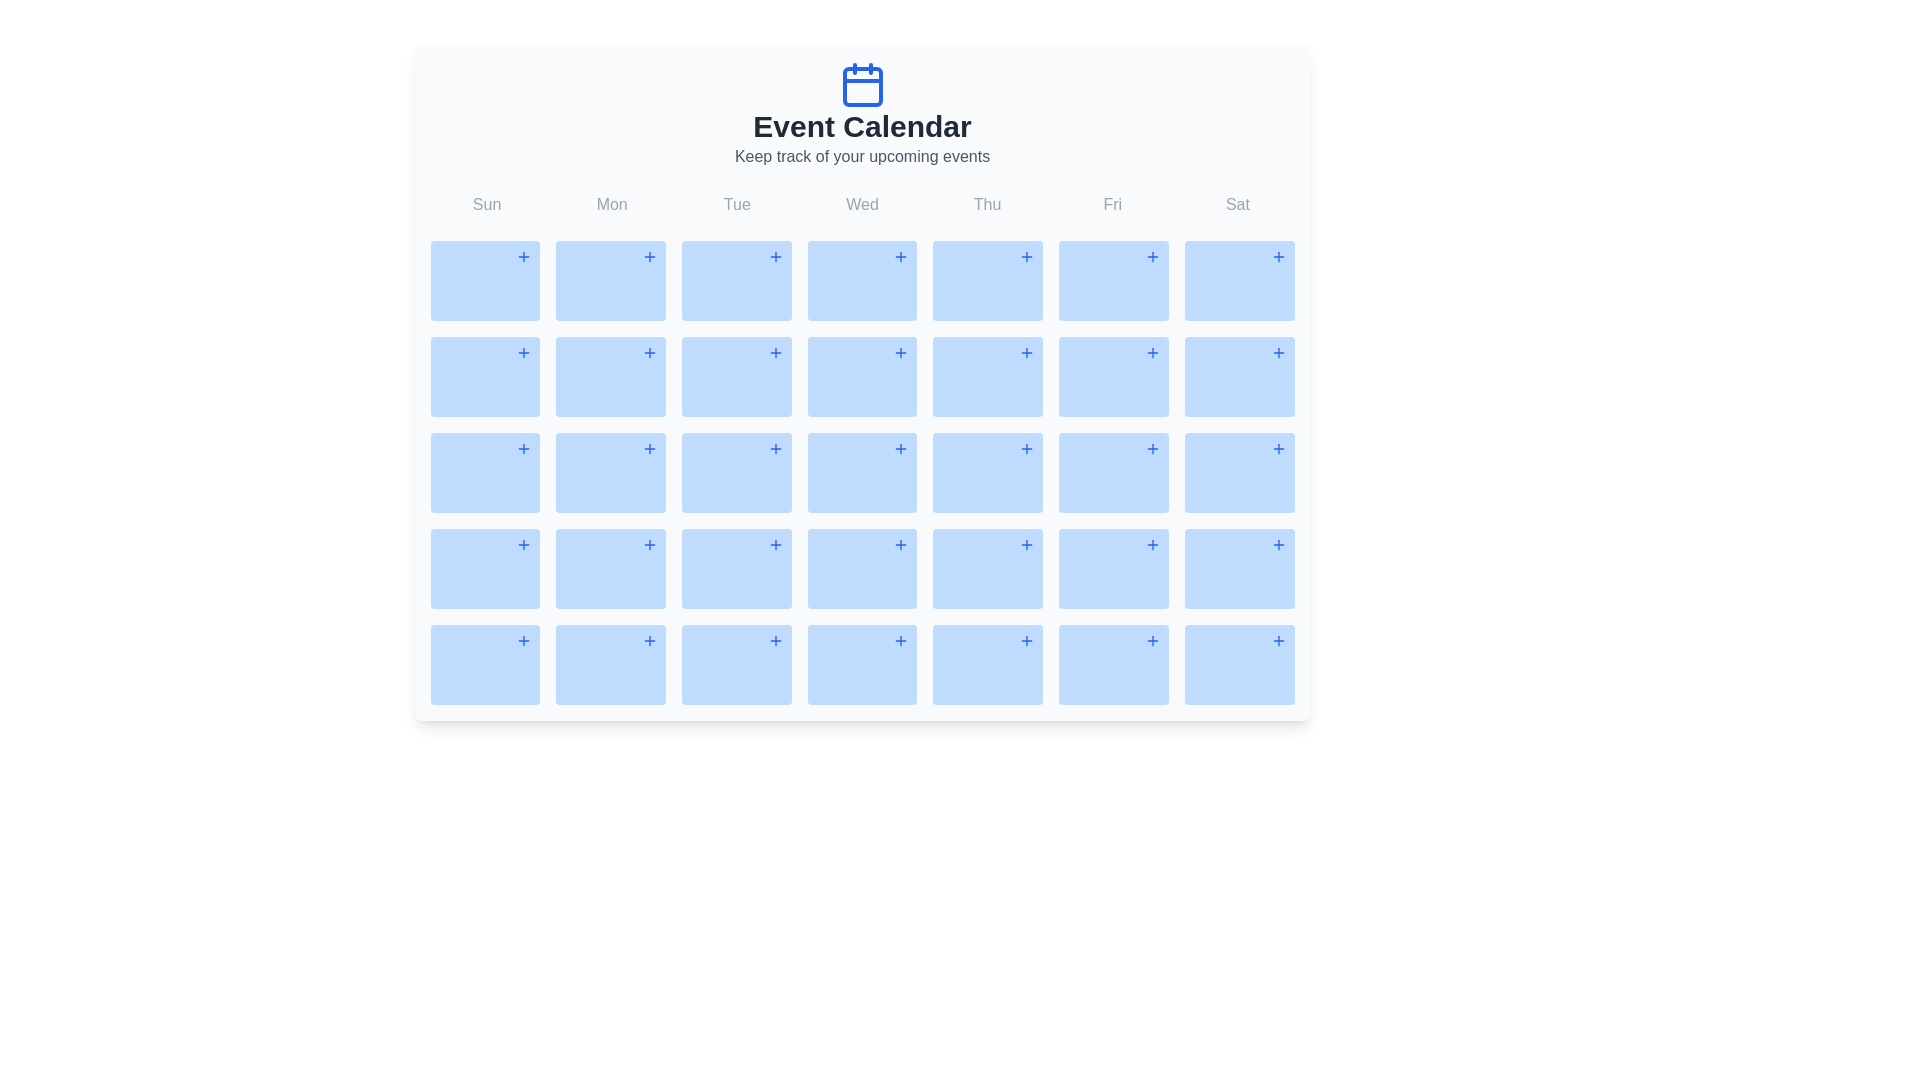 The width and height of the screenshot is (1920, 1080). Describe the element at coordinates (524, 256) in the screenshot. I see `the small blue '+' icon in the top-left corner of the calendar grid` at that location.